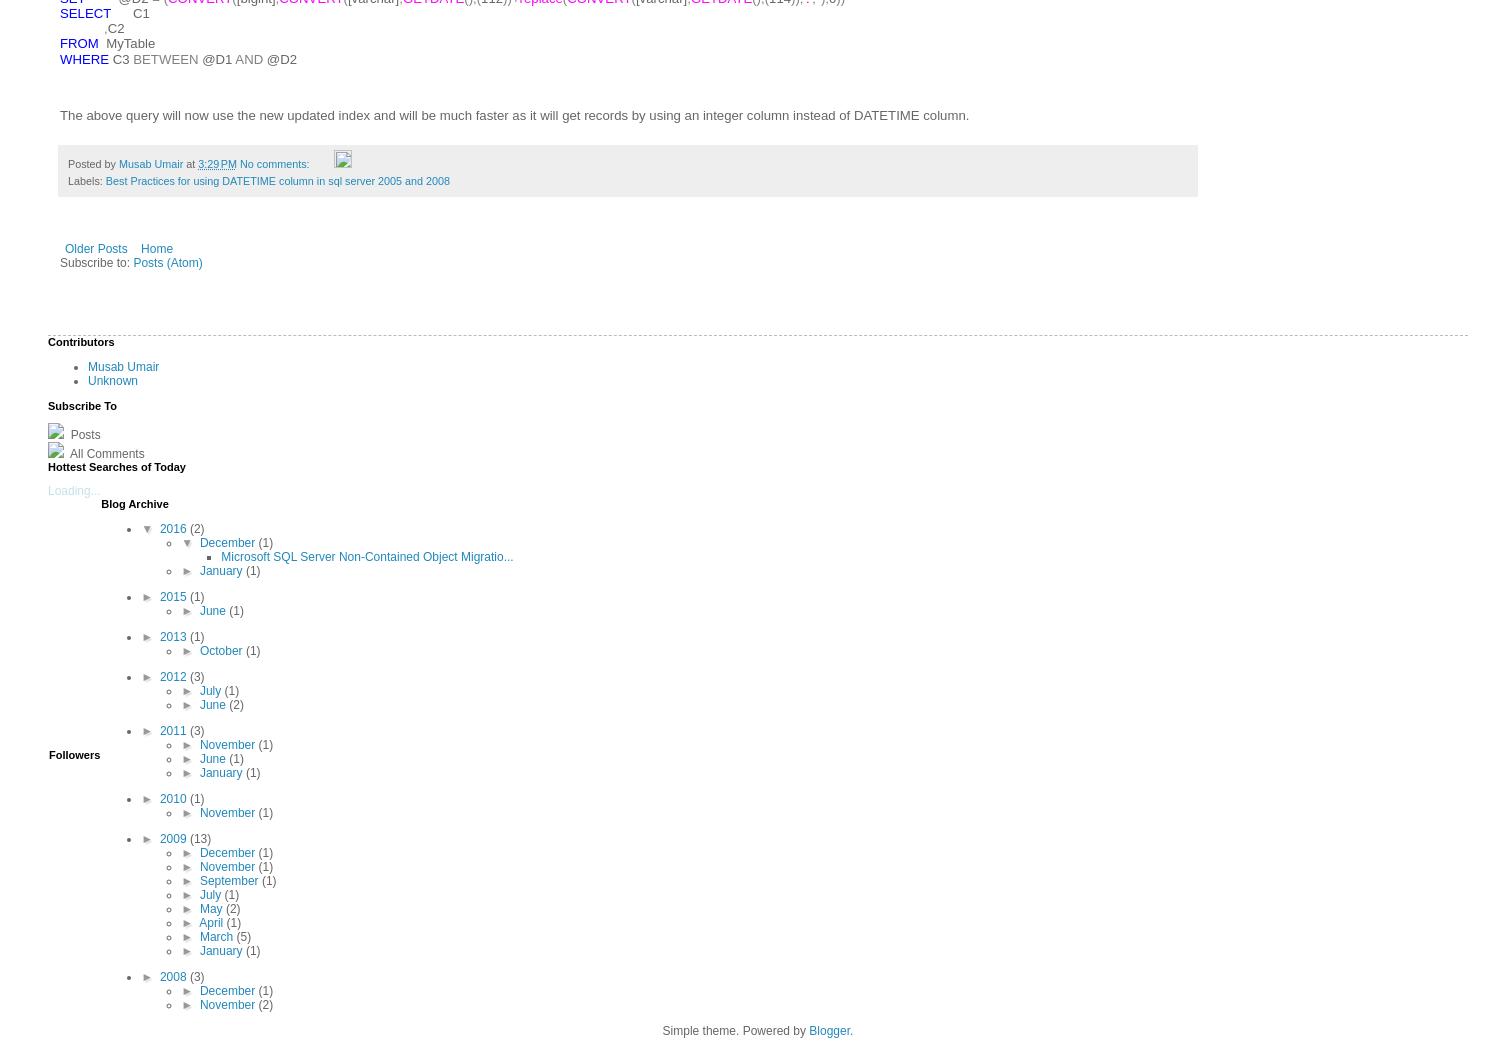 This screenshot has width=1508, height=1053. What do you see at coordinates (216, 162) in the screenshot?
I see `'3:29 PM'` at bounding box center [216, 162].